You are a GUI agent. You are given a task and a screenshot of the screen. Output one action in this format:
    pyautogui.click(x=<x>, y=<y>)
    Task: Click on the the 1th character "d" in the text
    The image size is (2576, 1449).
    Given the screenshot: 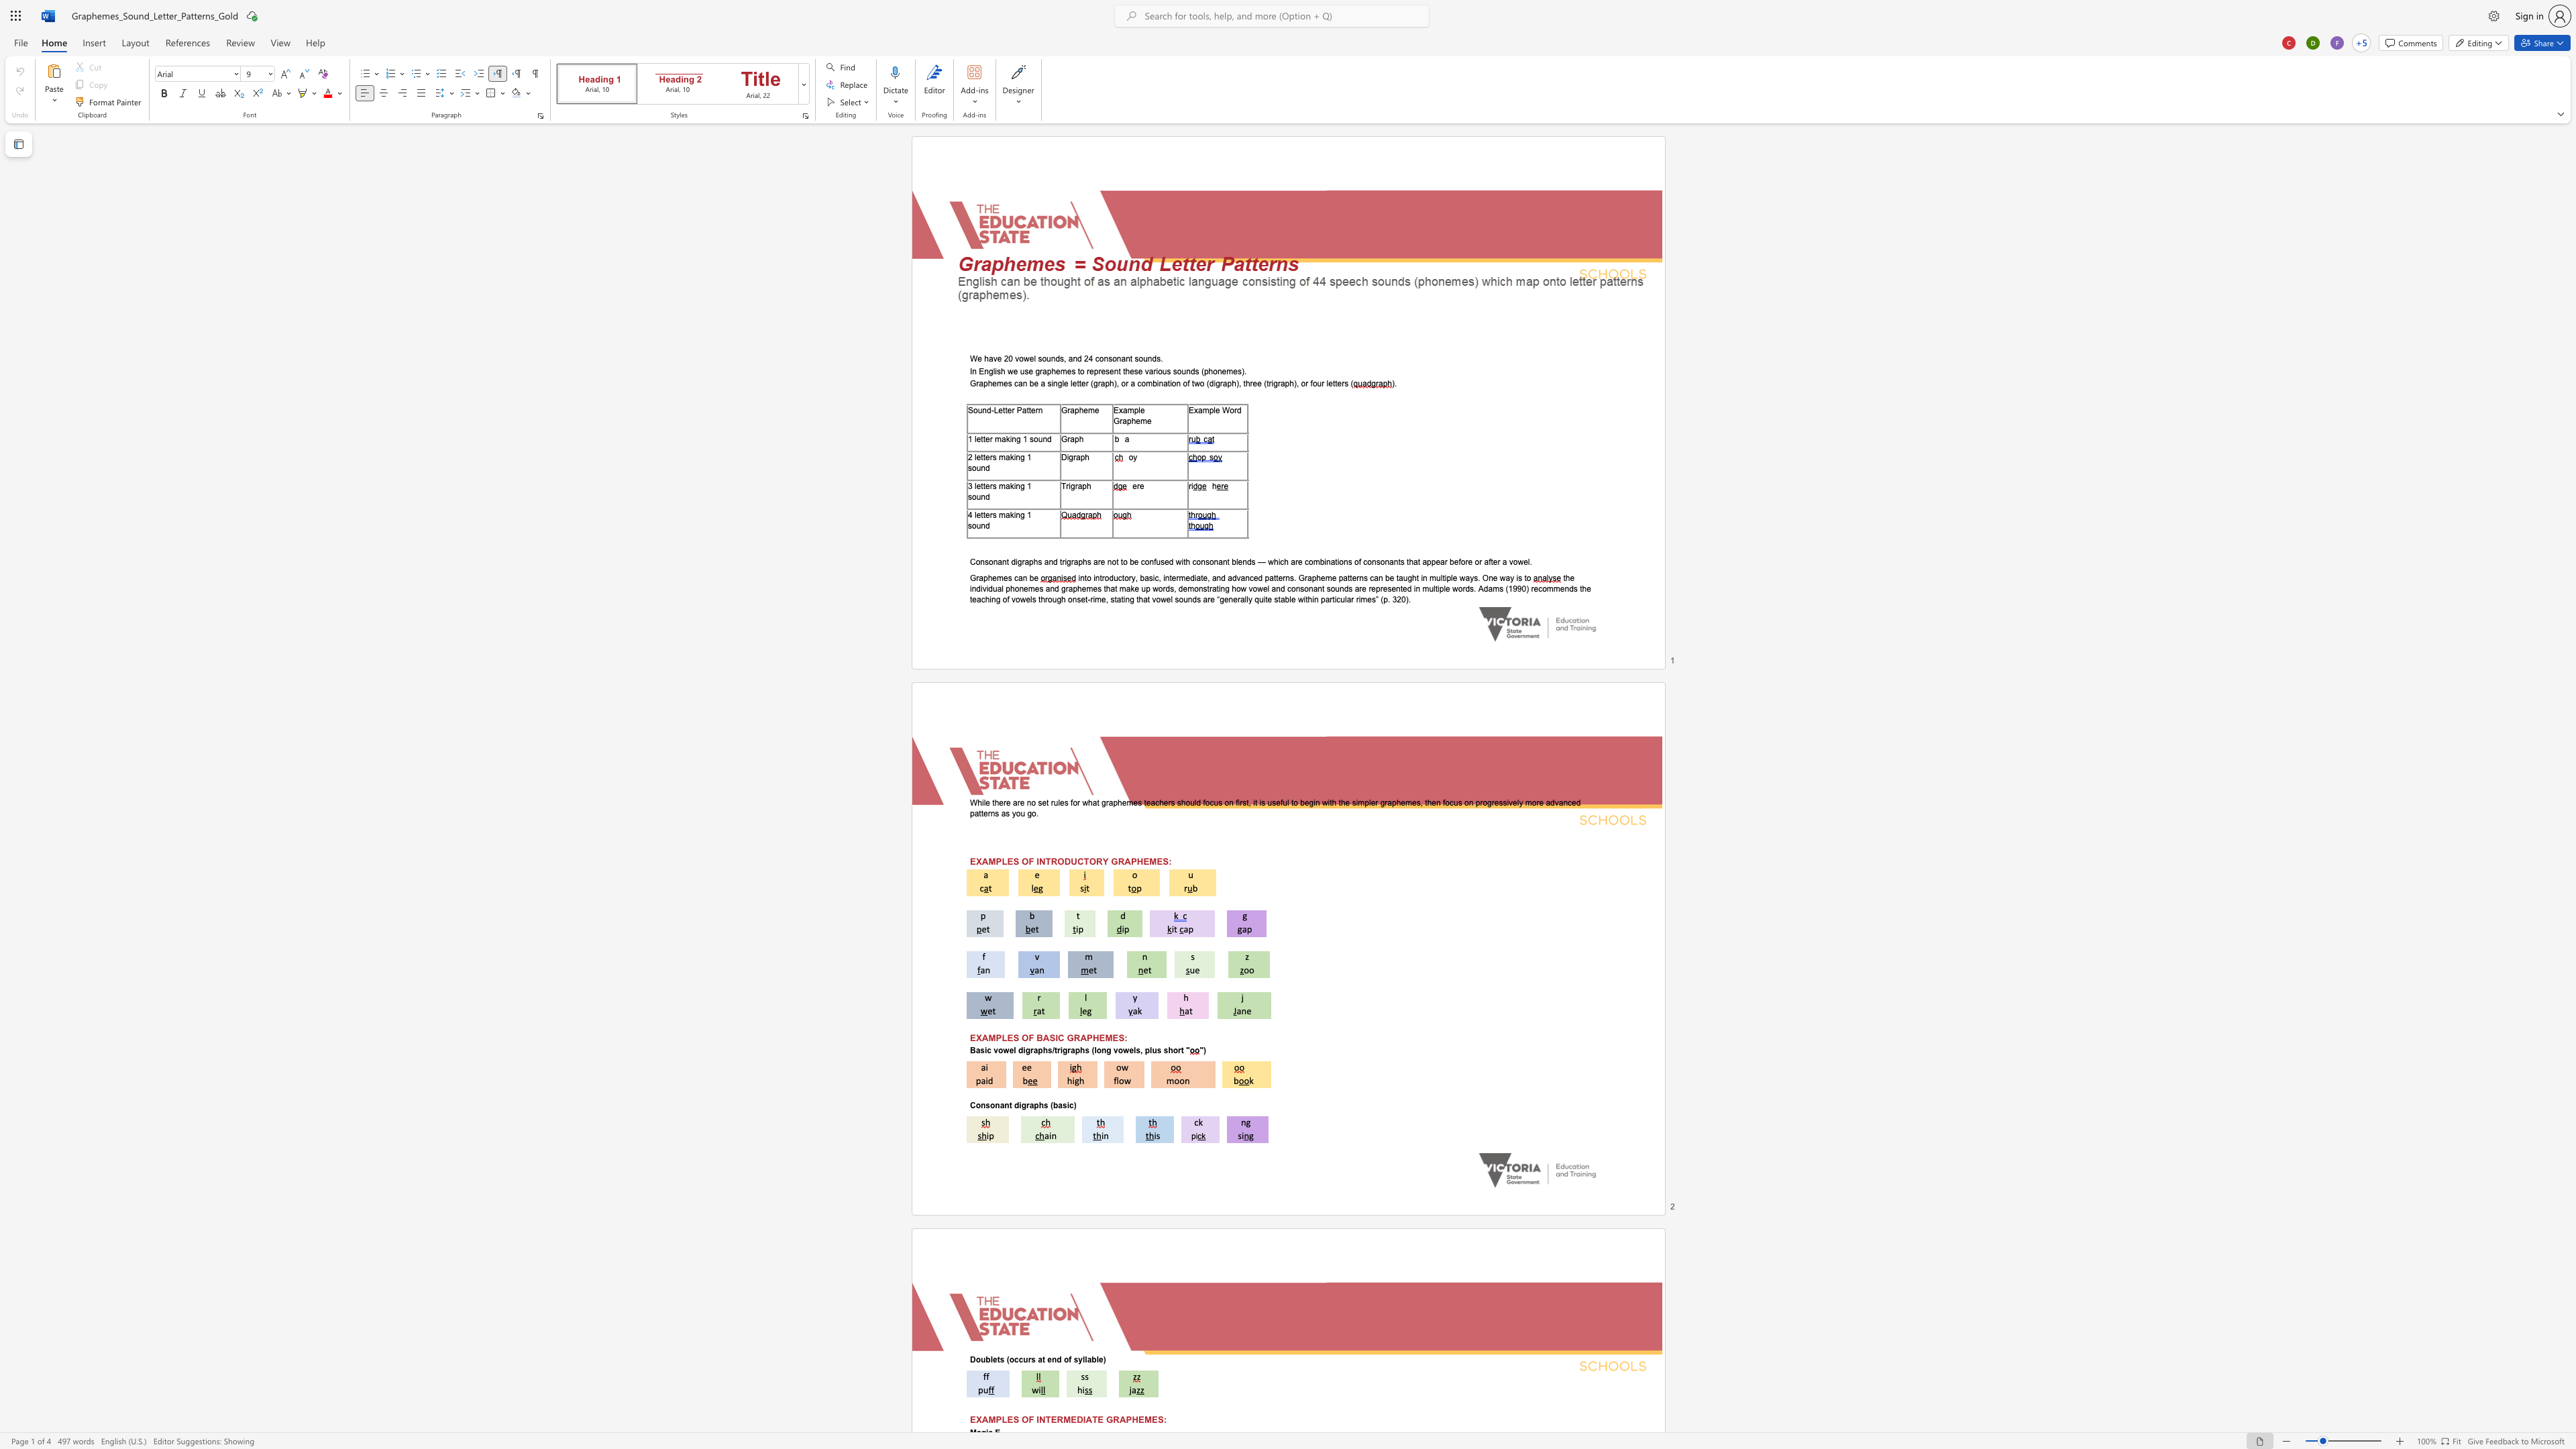 What is the action you would take?
    pyautogui.click(x=1056, y=358)
    